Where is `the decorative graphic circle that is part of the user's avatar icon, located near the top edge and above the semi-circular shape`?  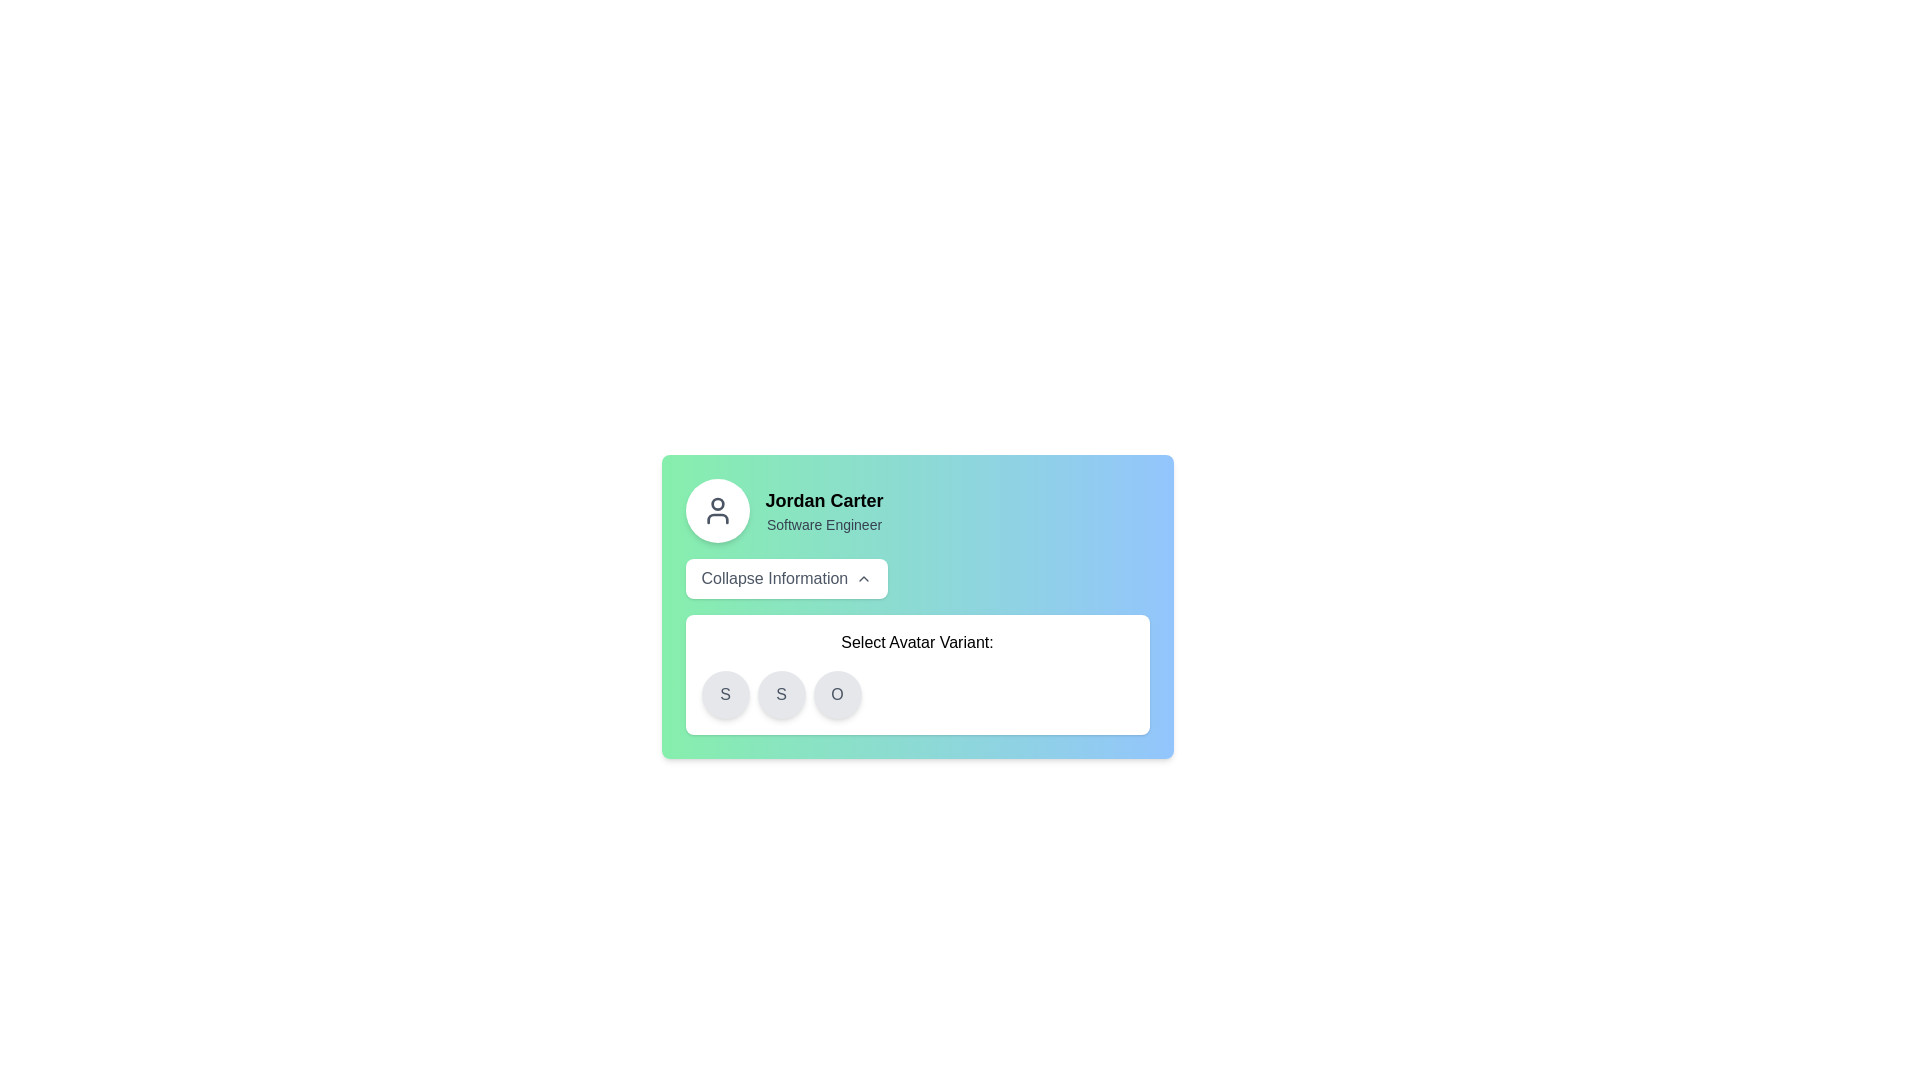 the decorative graphic circle that is part of the user's avatar icon, located near the top edge and above the semi-circular shape is located at coordinates (717, 503).